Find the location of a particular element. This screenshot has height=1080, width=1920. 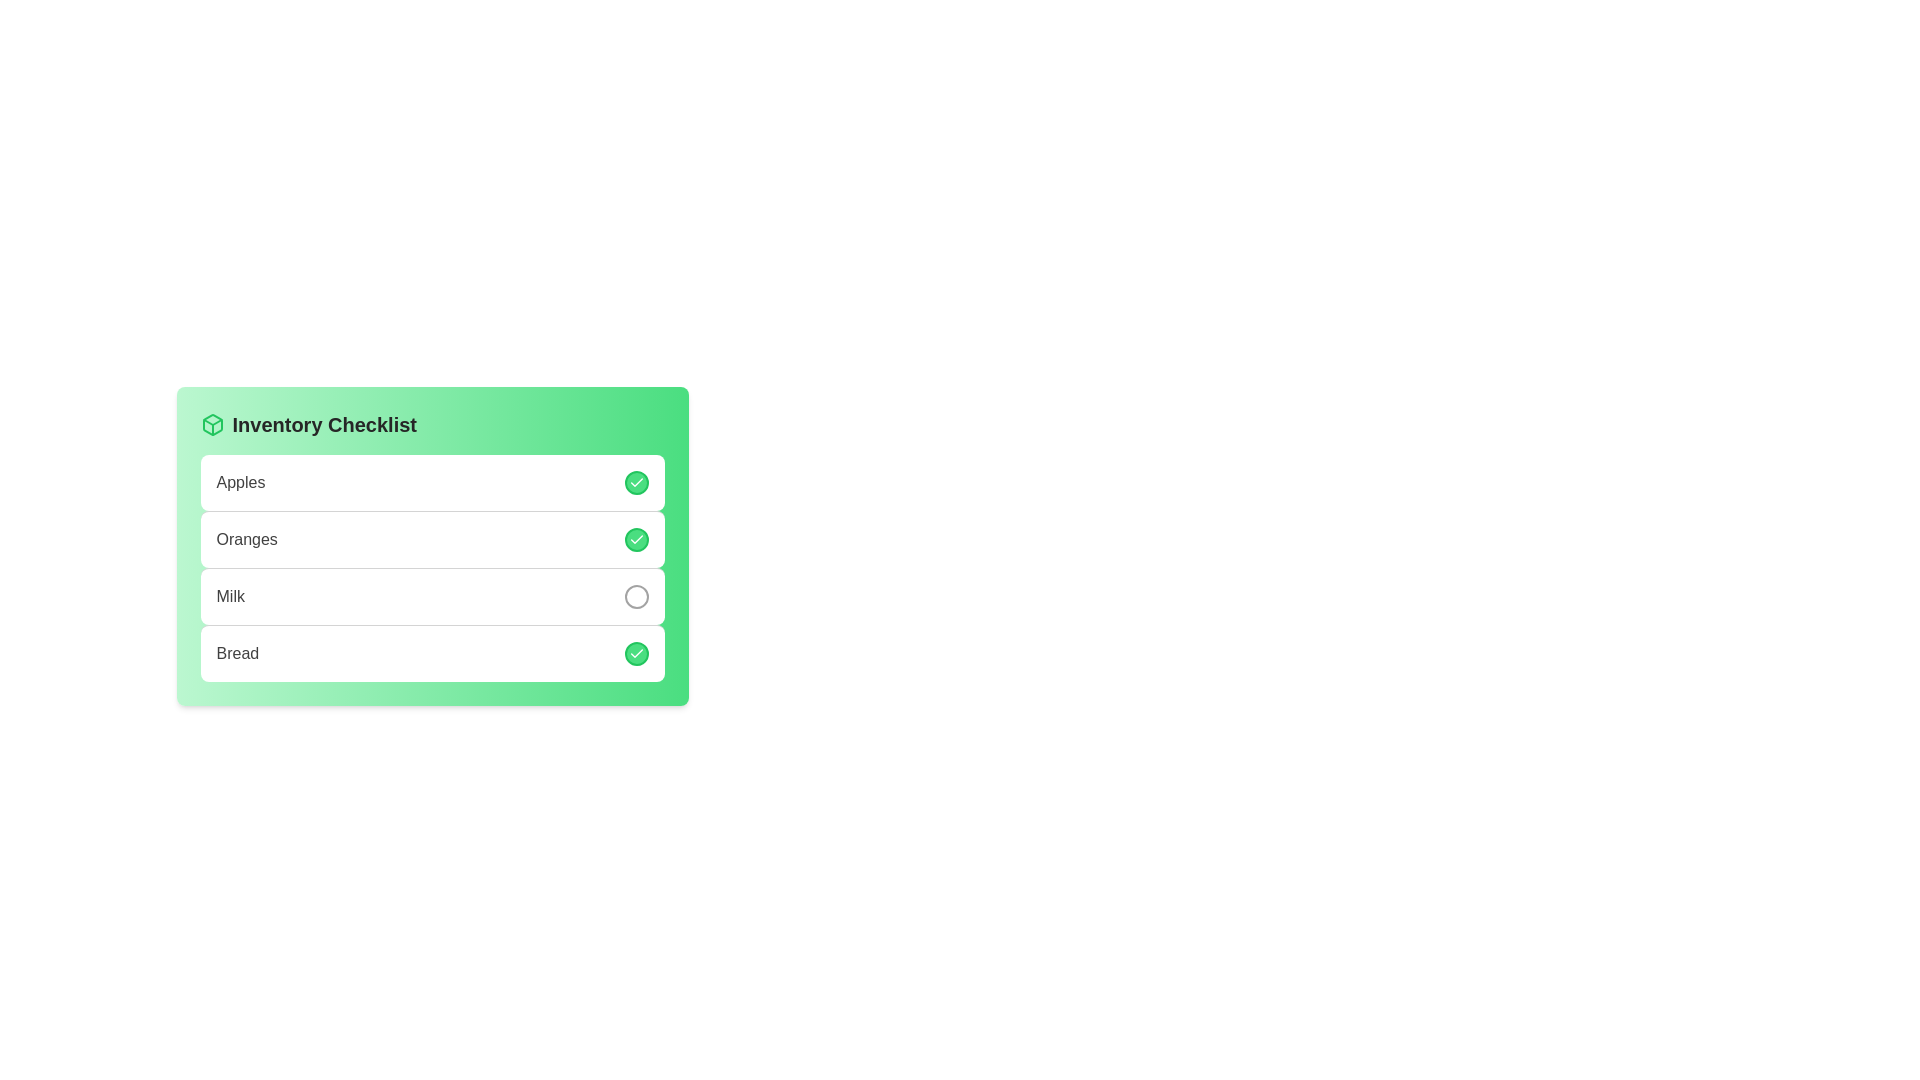

the decorative vector graphic icon shaped like a cube or box located at the top-left corner of the green card titled 'Inventory Checklist' is located at coordinates (212, 423).